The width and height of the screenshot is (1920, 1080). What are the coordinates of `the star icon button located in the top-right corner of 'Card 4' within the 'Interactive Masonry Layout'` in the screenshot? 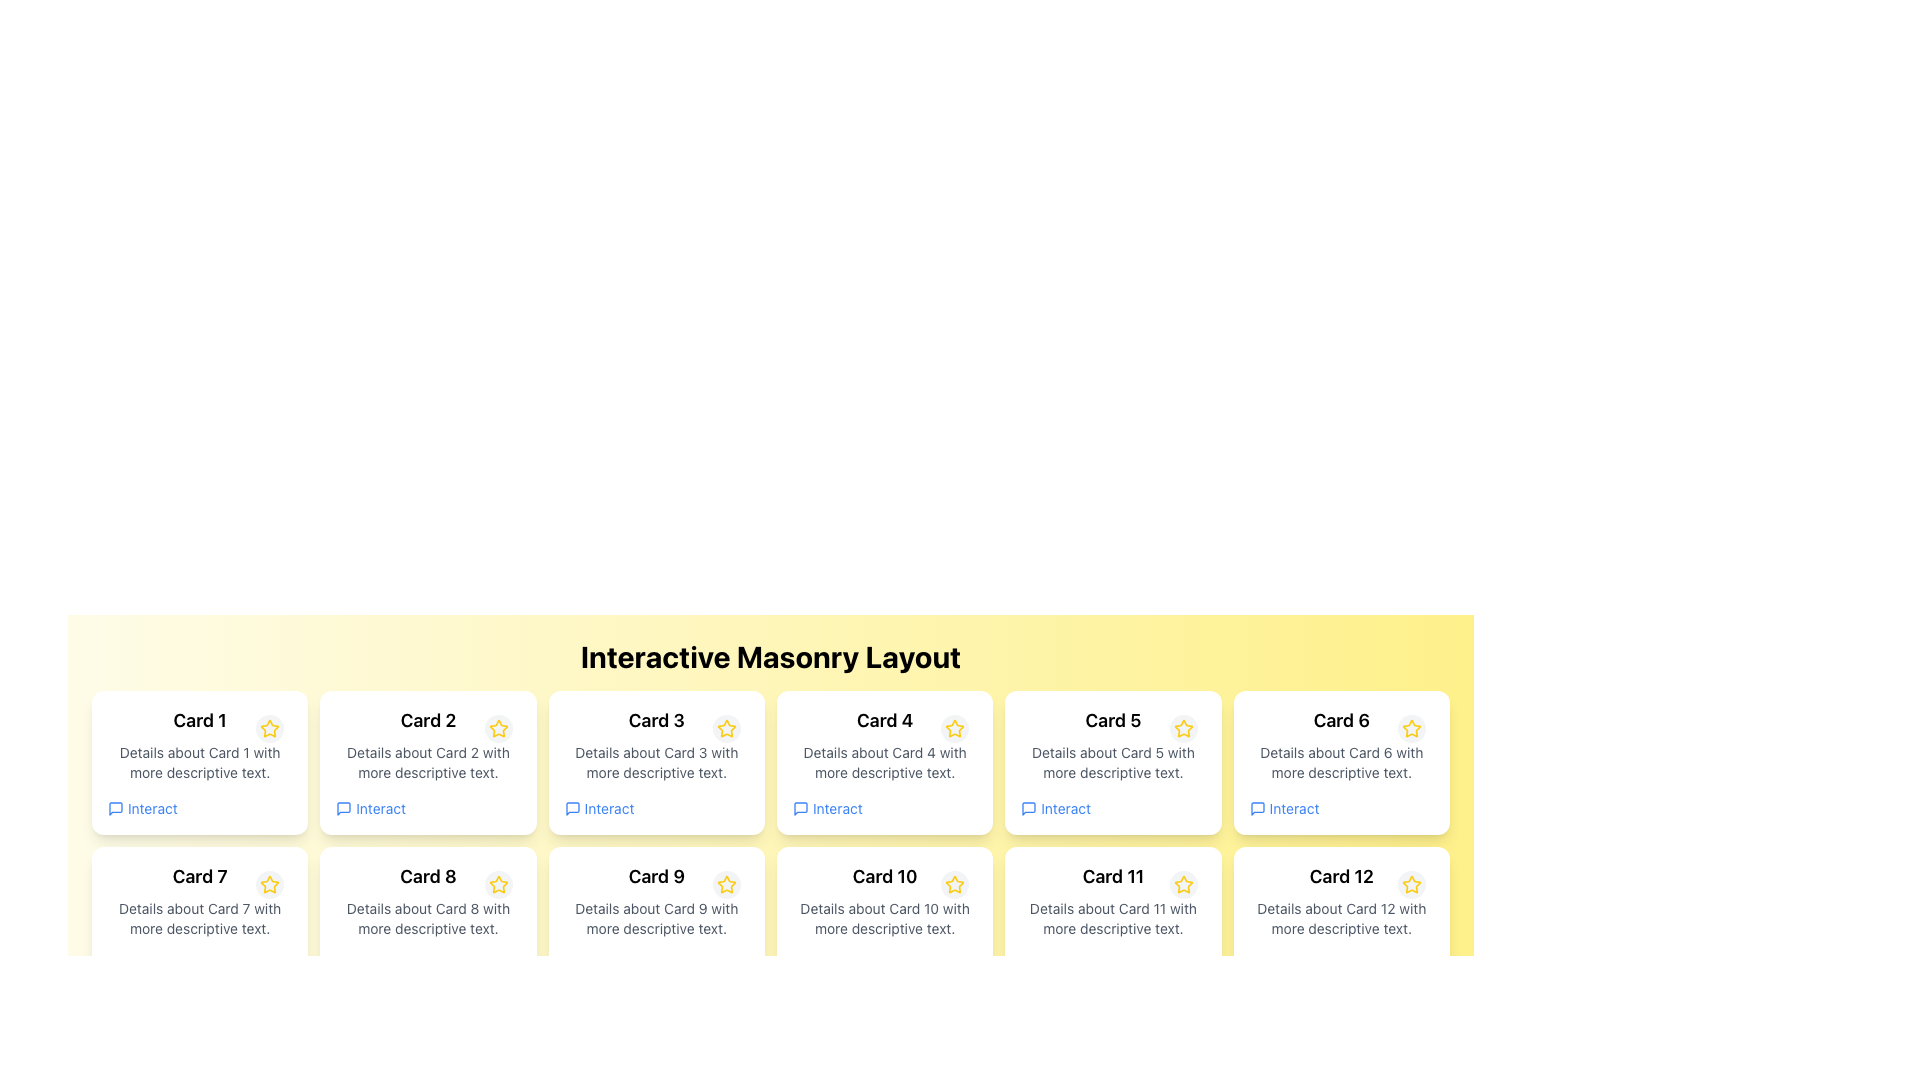 It's located at (954, 729).